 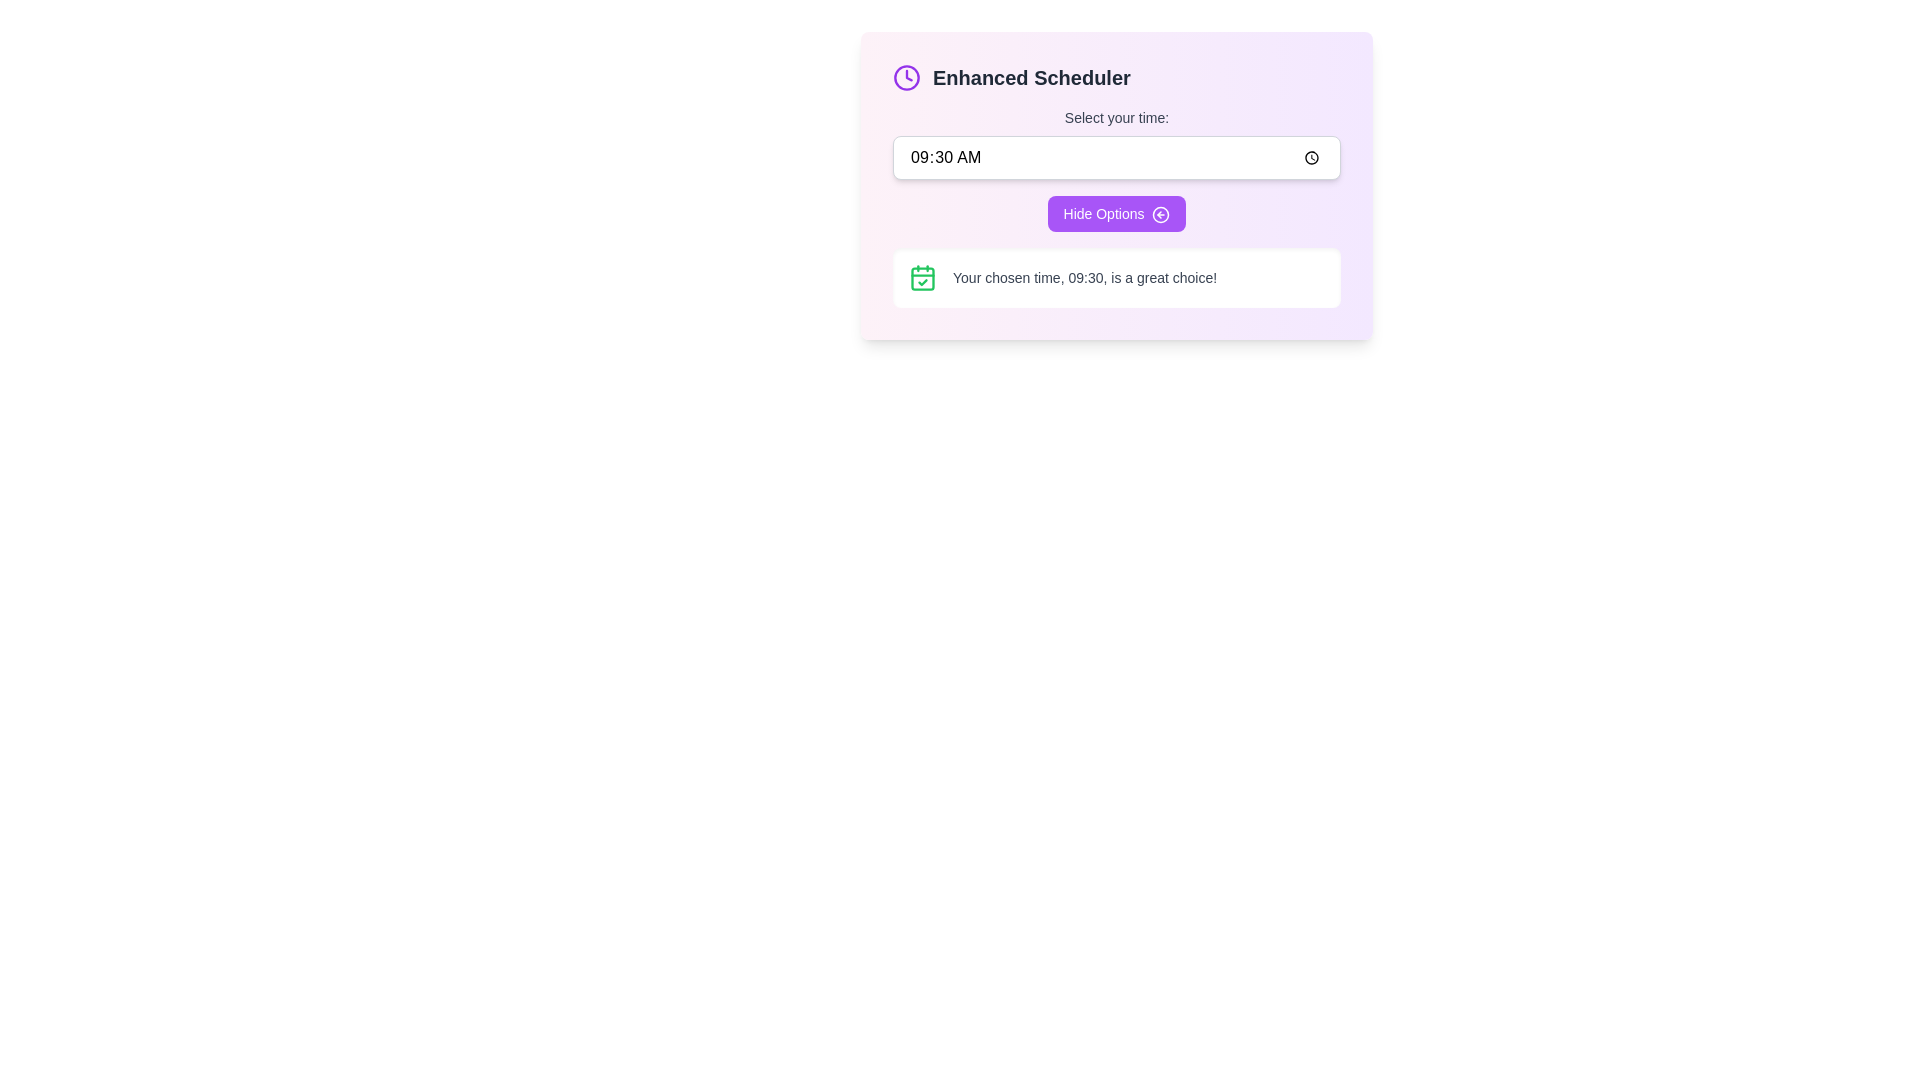 What do you see at coordinates (906, 76) in the screenshot?
I see `the clock icon located to the left of the 'Enhanced Scheduler' text at the top of the purple box, which serves as a visual cue for time-related functionalities` at bounding box center [906, 76].